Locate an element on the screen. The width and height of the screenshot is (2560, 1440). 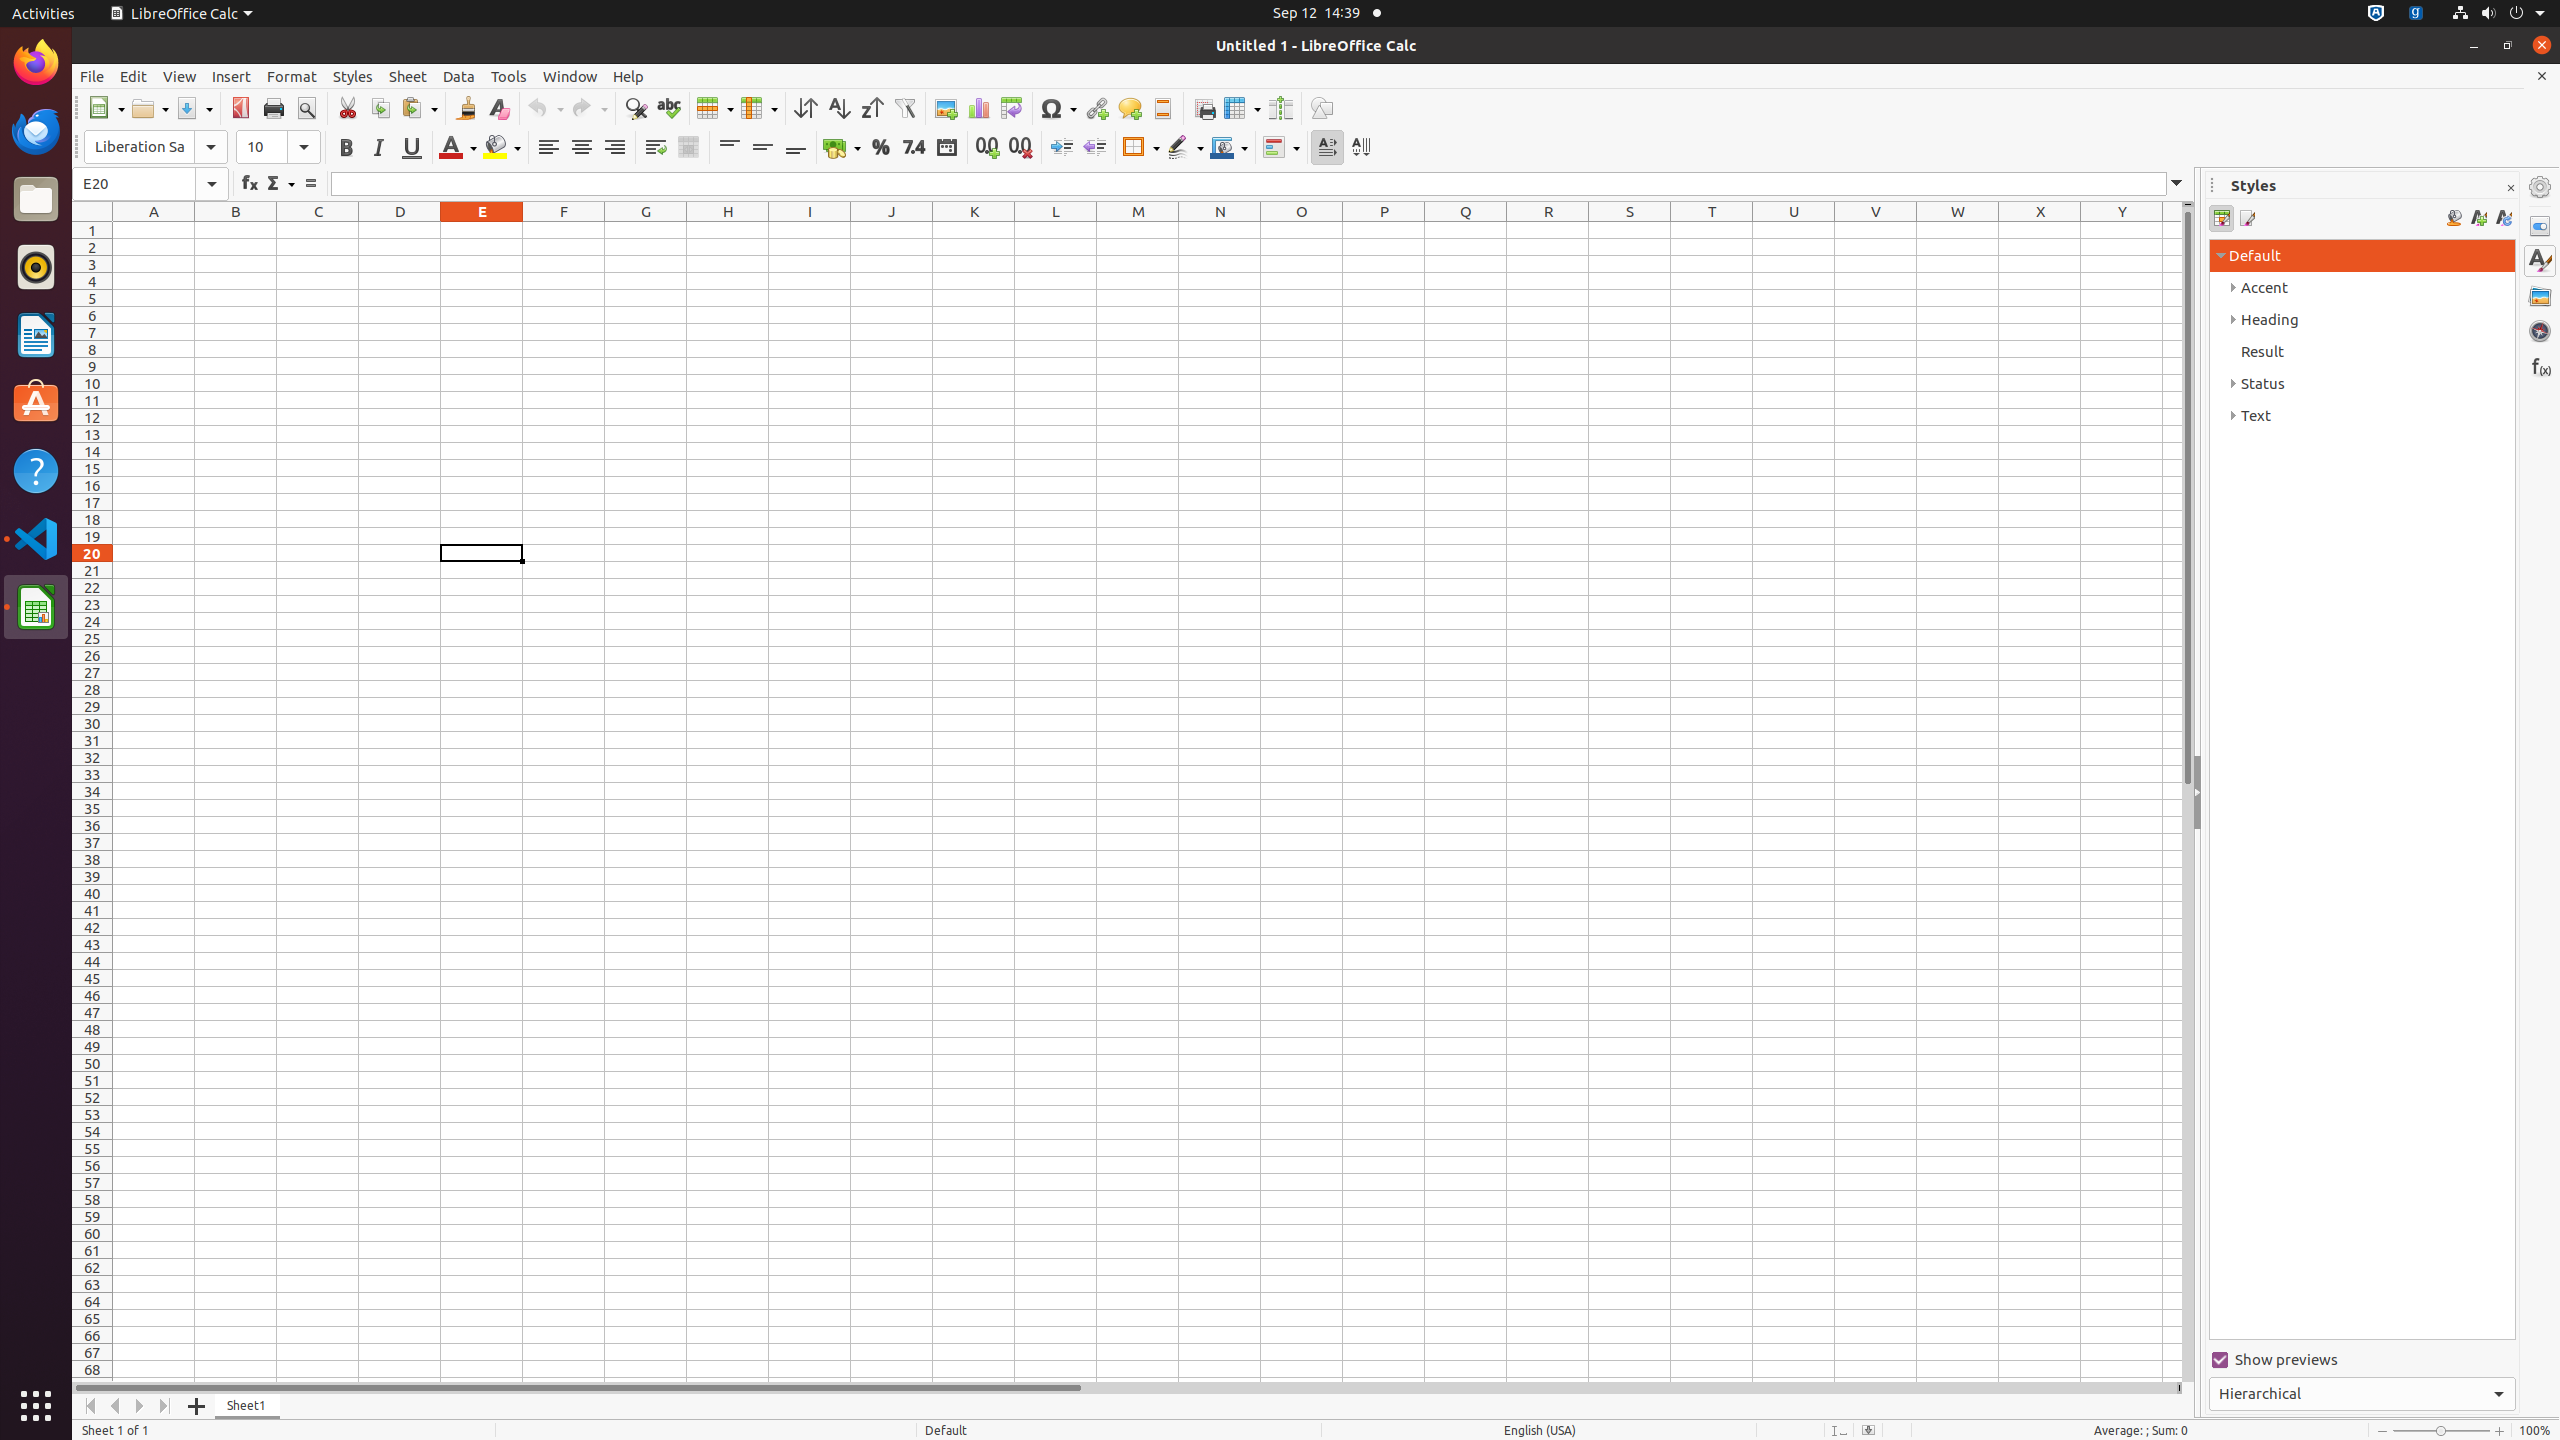
'New' is located at coordinates (105, 107).